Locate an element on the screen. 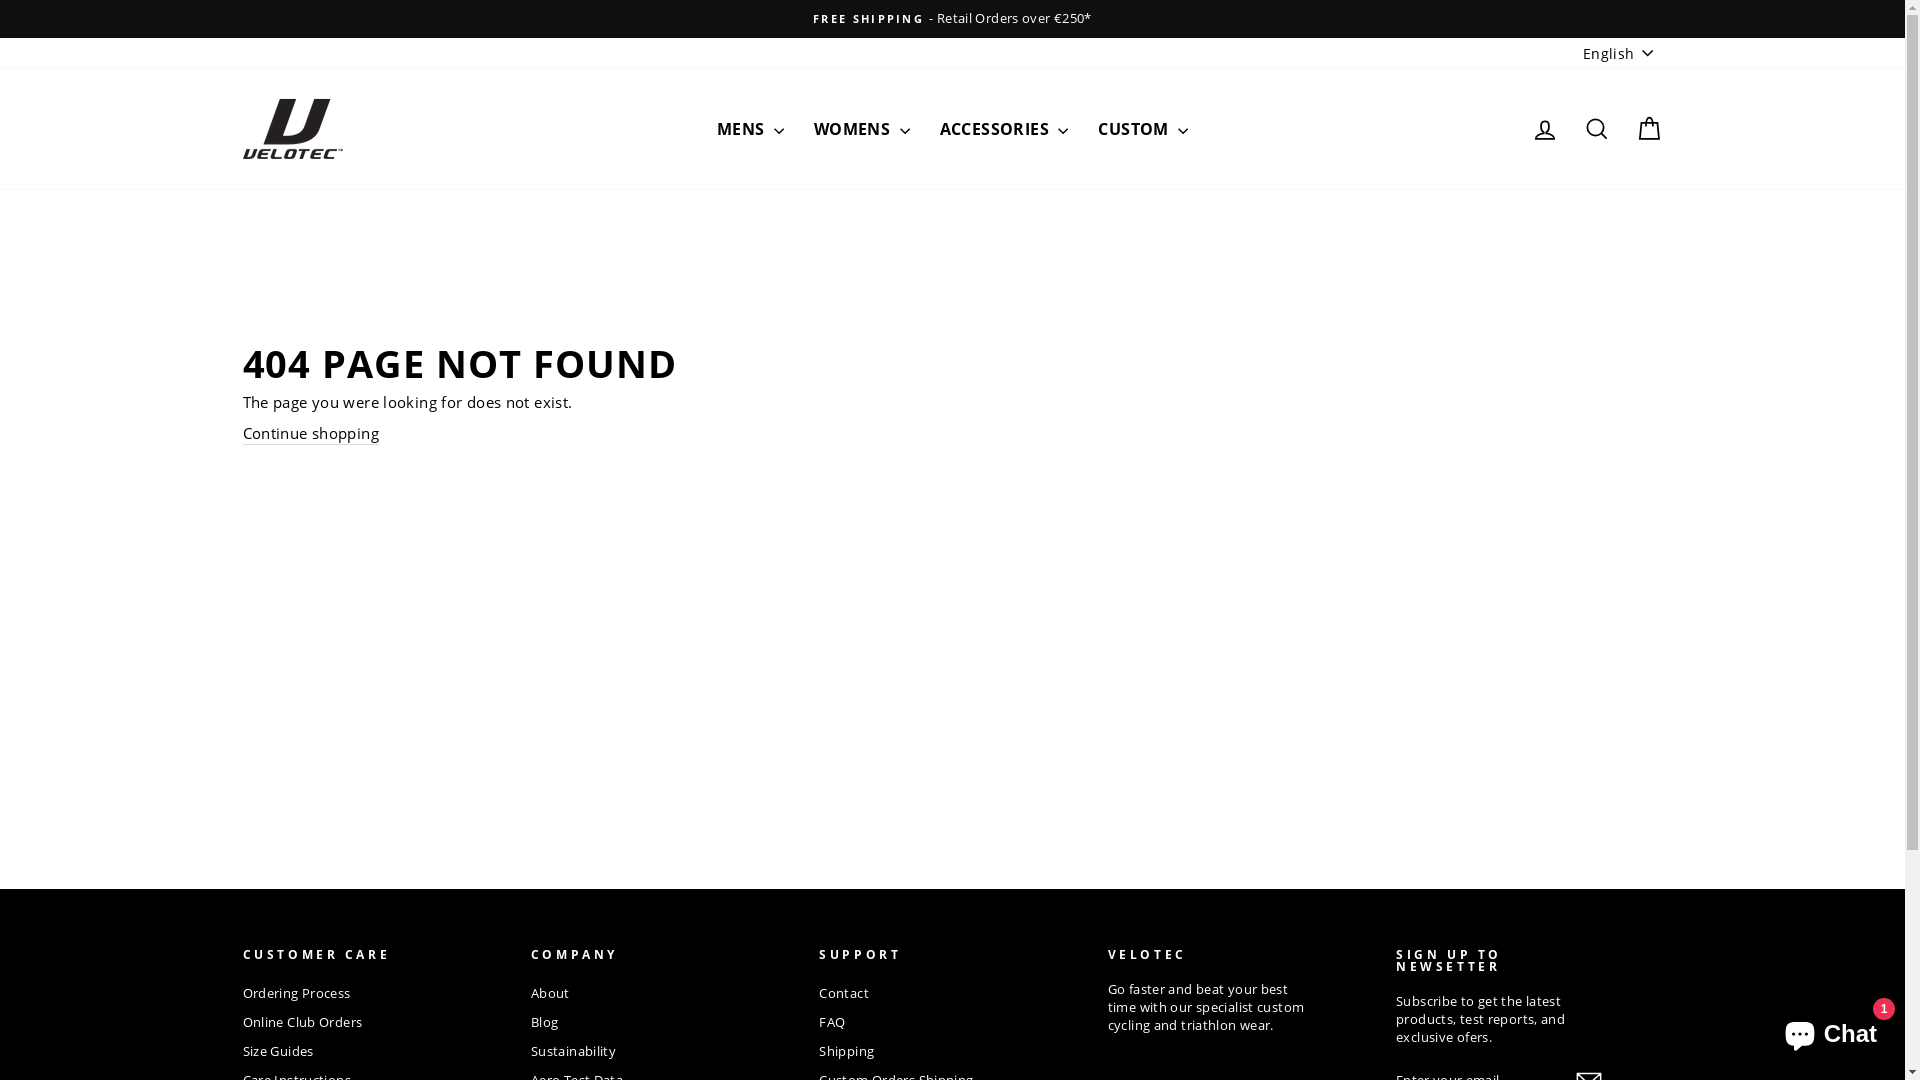  'About' is located at coordinates (550, 994).